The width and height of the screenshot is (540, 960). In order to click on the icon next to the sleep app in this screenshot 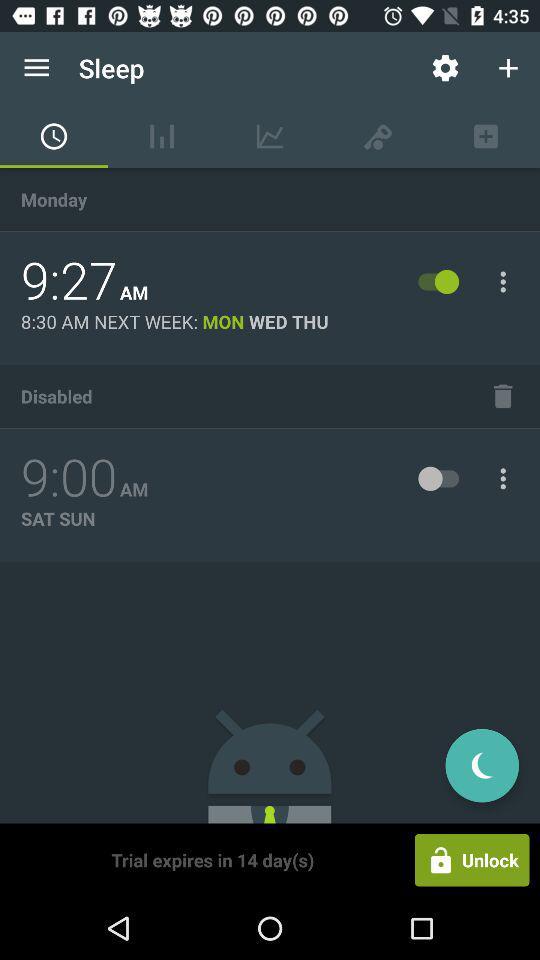, I will do `click(445, 68)`.